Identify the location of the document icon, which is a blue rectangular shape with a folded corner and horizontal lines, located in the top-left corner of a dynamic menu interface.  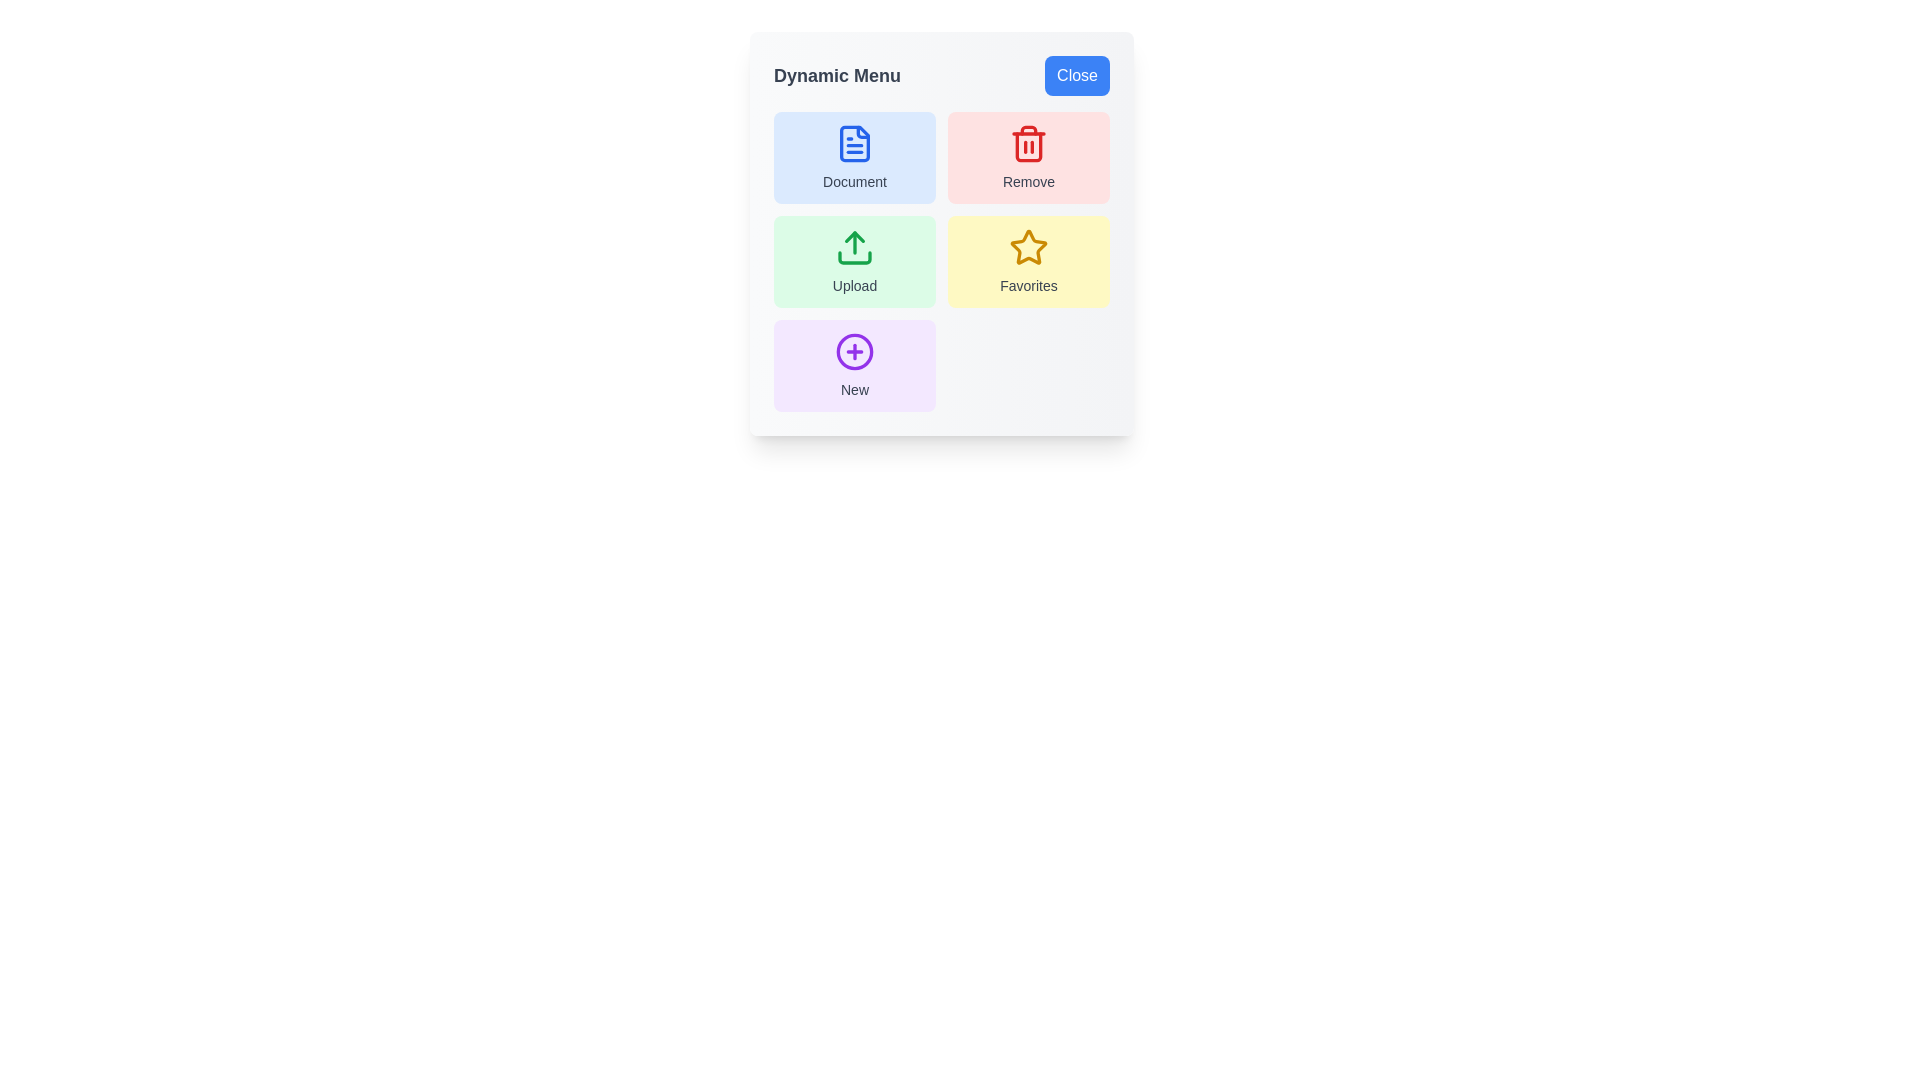
(854, 142).